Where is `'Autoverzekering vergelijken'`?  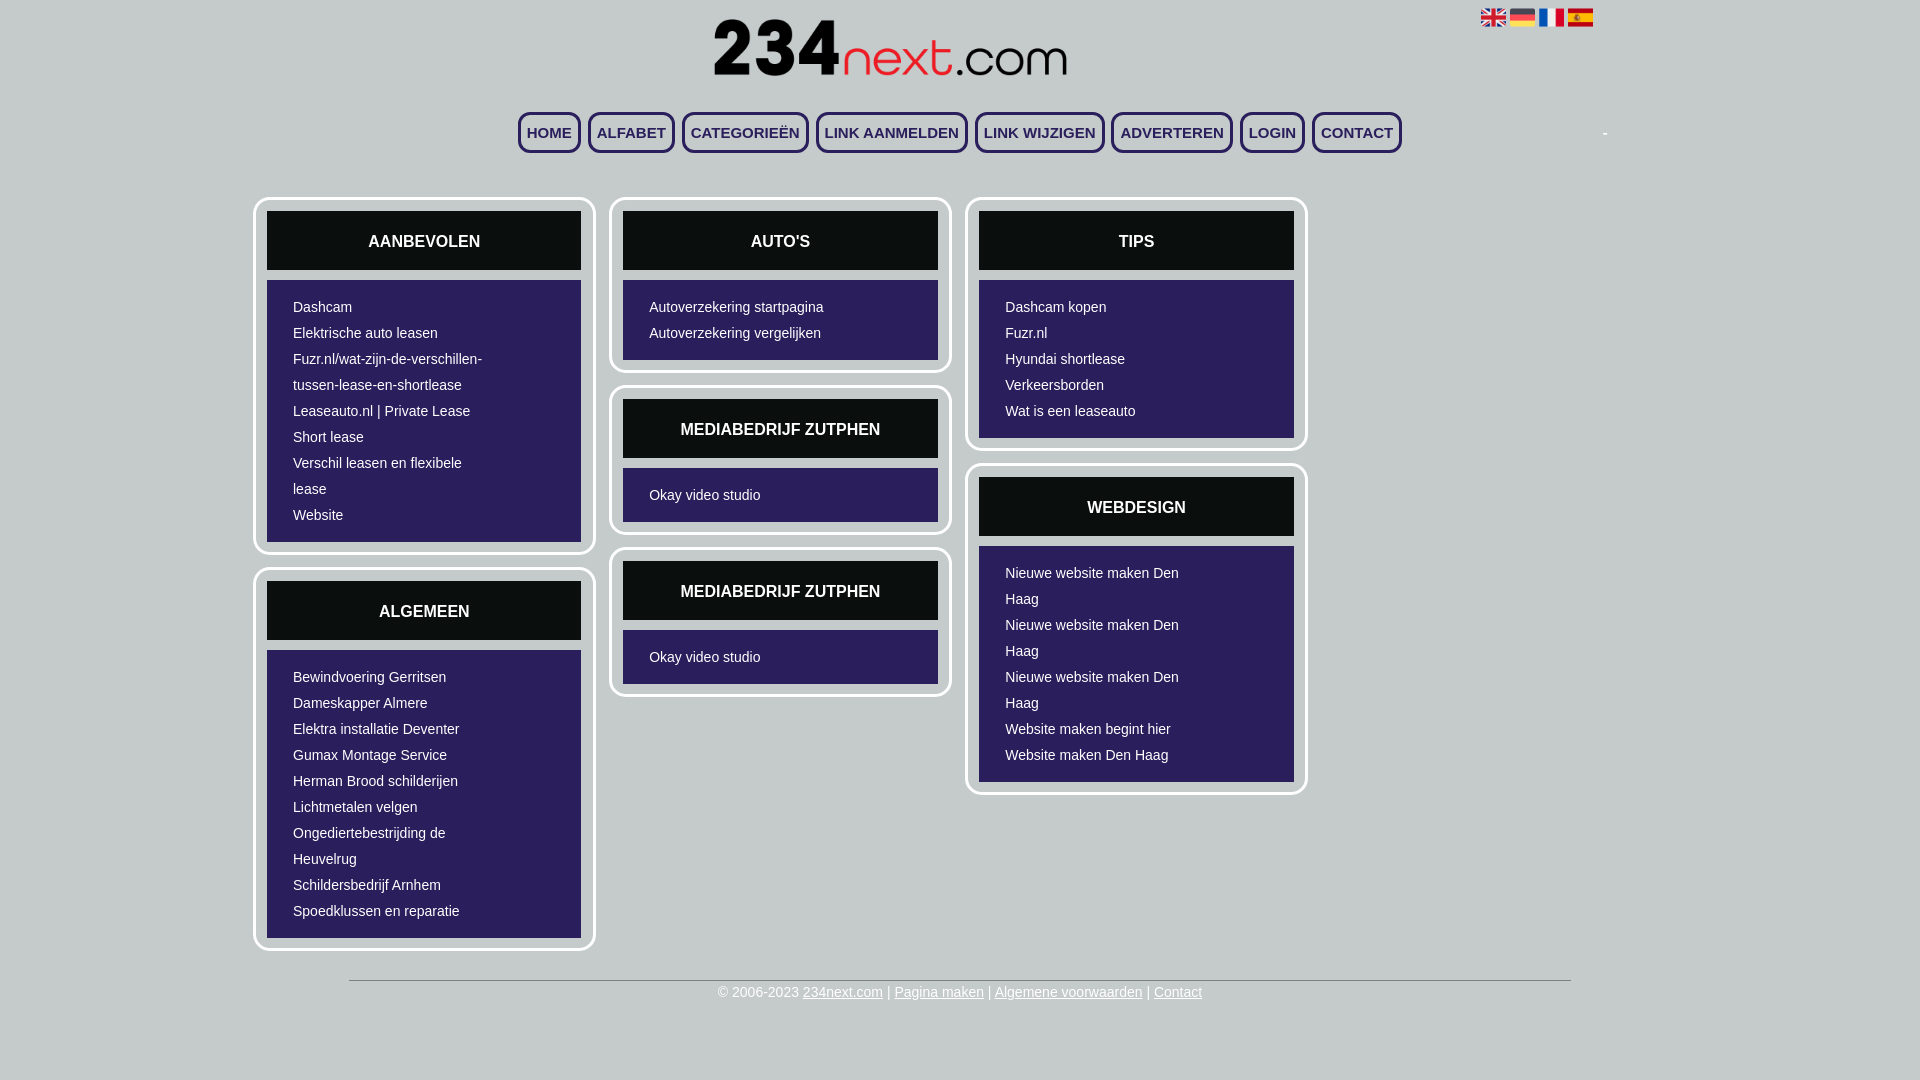
'Autoverzekering vergelijken' is located at coordinates (643, 331).